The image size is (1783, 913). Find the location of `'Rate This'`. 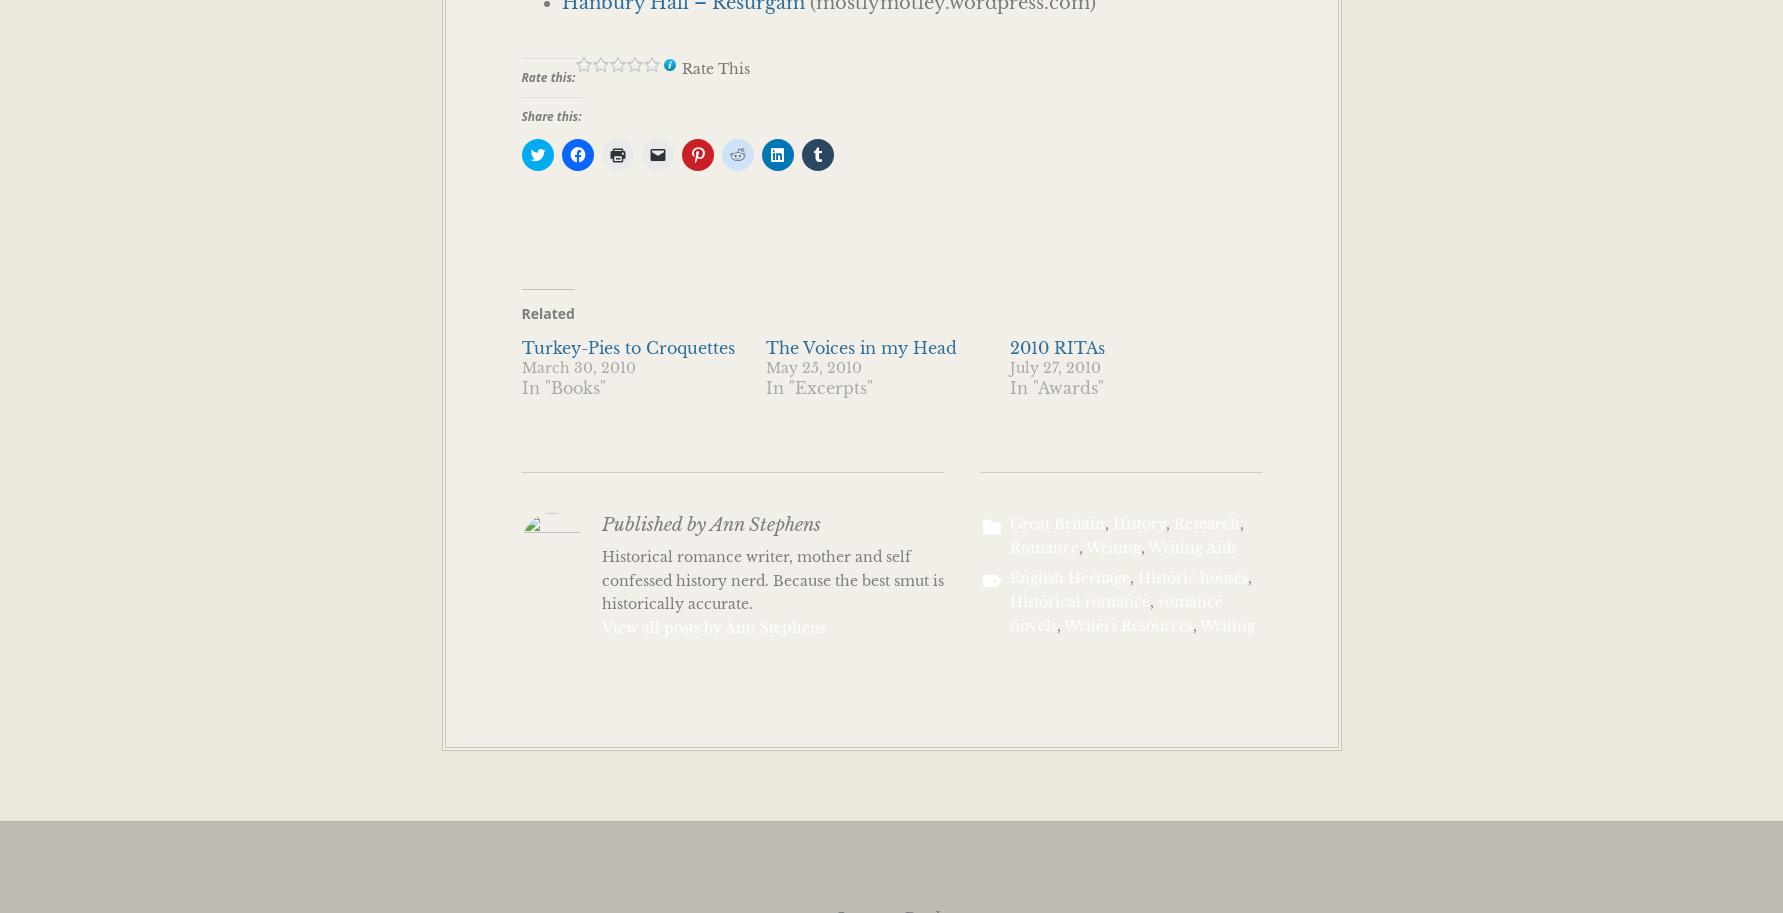

'Rate This' is located at coordinates (713, 67).